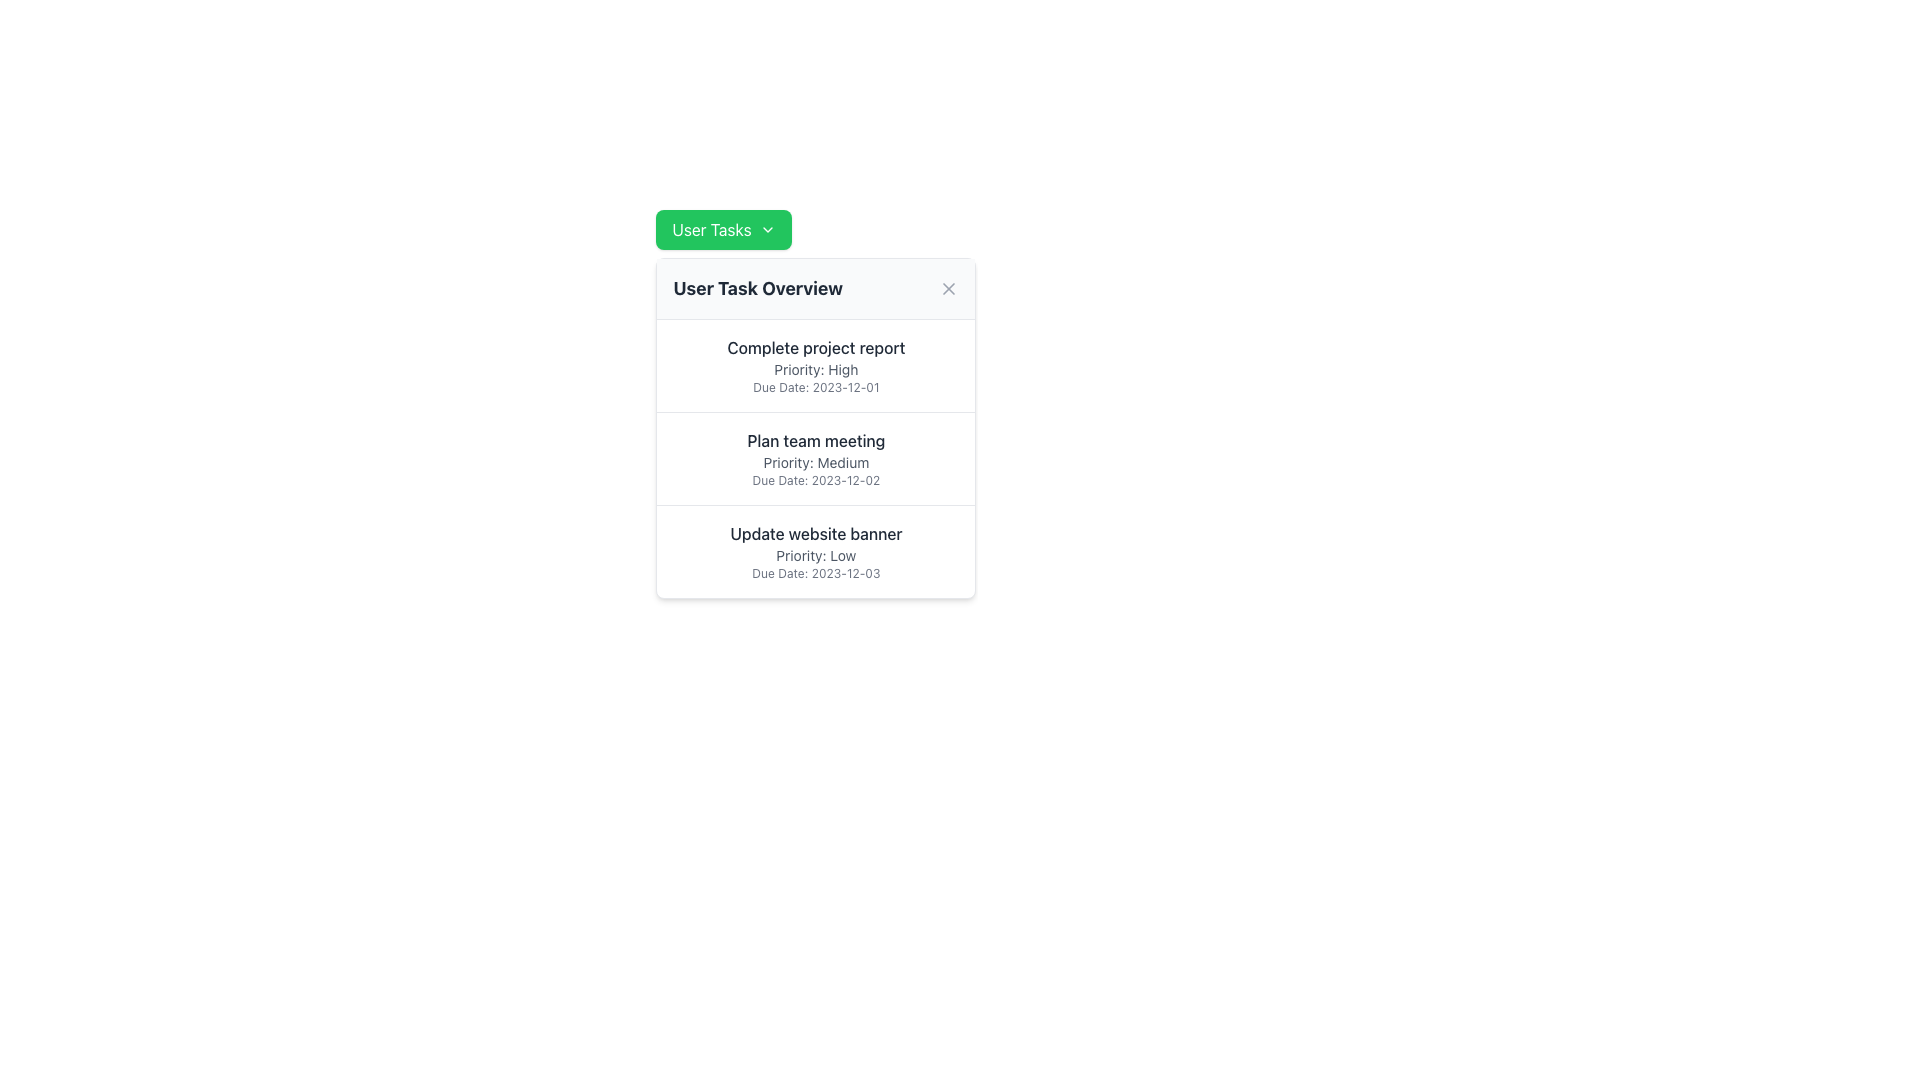 The height and width of the screenshot is (1080, 1920). I want to click on the 'User Tasks' button located at the top of the white content box, so click(723, 229).